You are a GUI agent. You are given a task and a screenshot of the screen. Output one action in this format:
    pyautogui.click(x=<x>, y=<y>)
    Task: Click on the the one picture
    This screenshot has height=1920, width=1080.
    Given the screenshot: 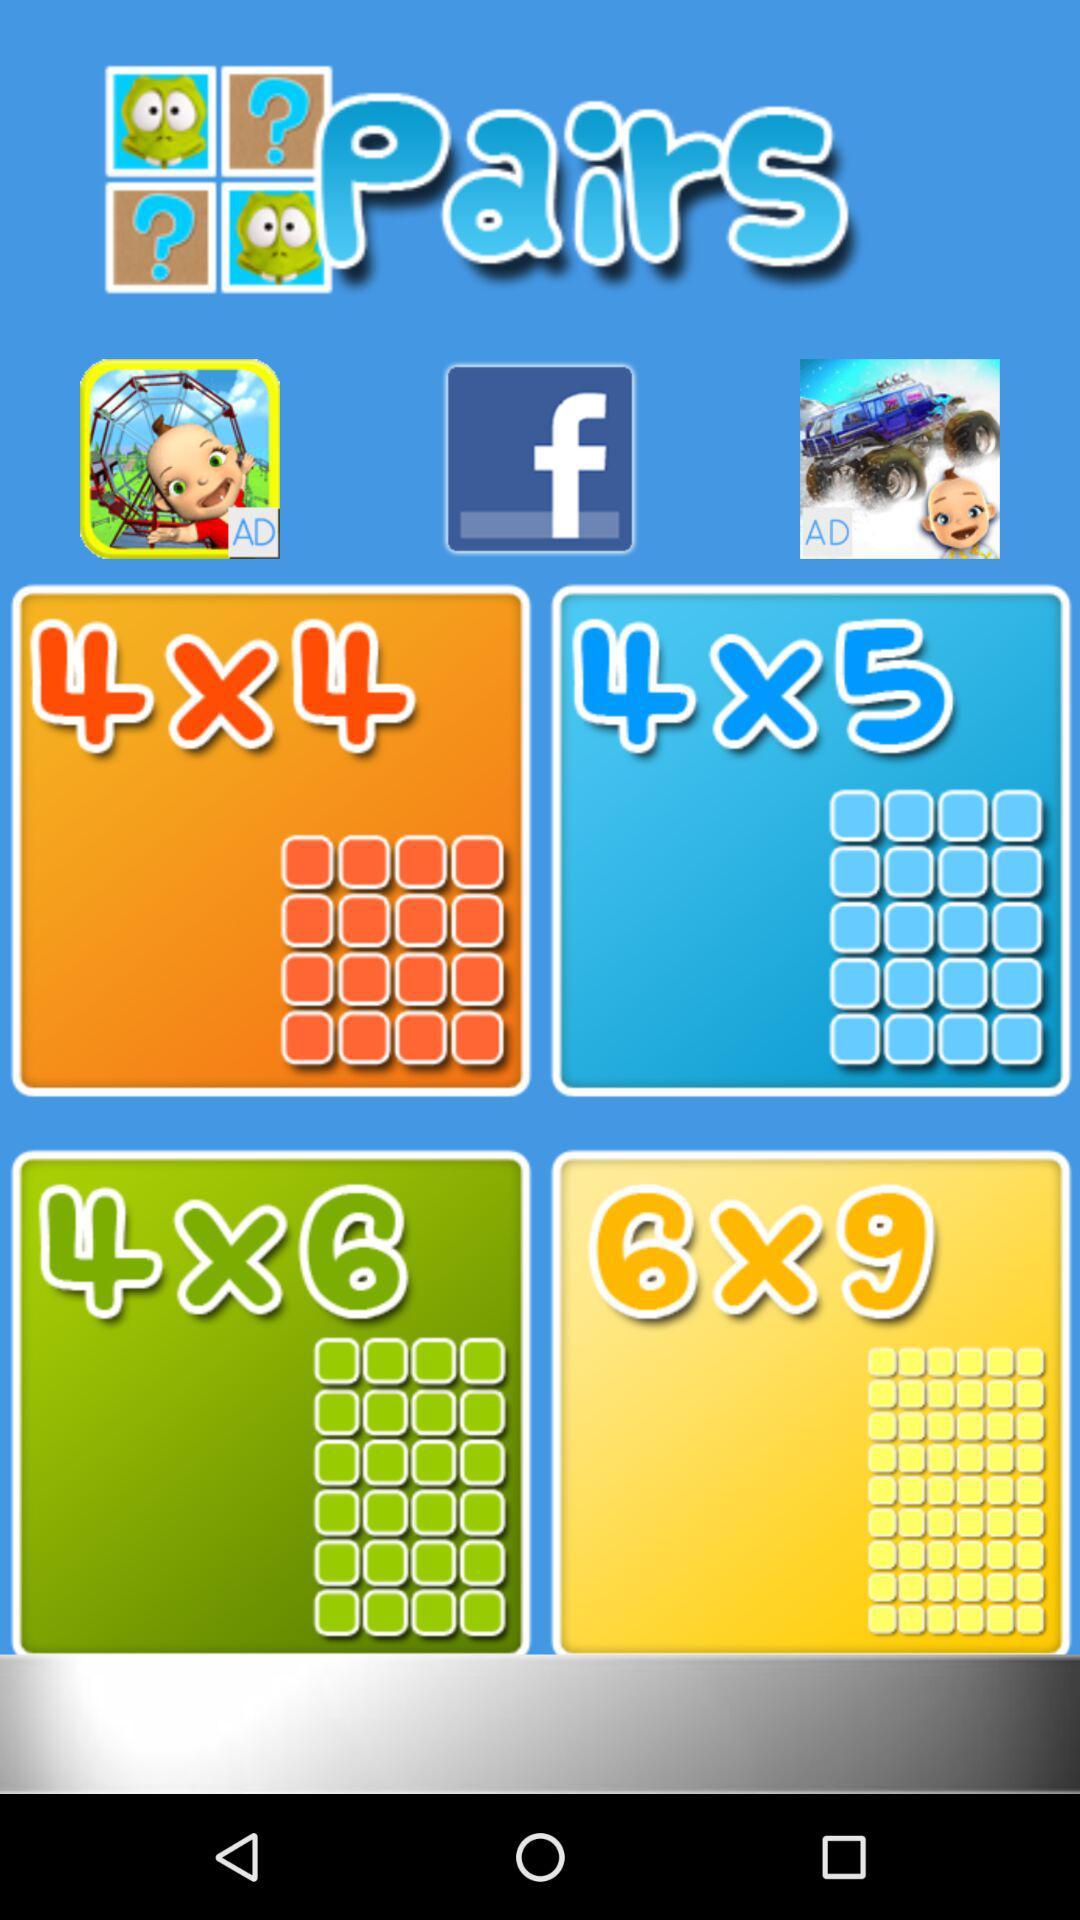 What is the action you would take?
    pyautogui.click(x=810, y=841)
    